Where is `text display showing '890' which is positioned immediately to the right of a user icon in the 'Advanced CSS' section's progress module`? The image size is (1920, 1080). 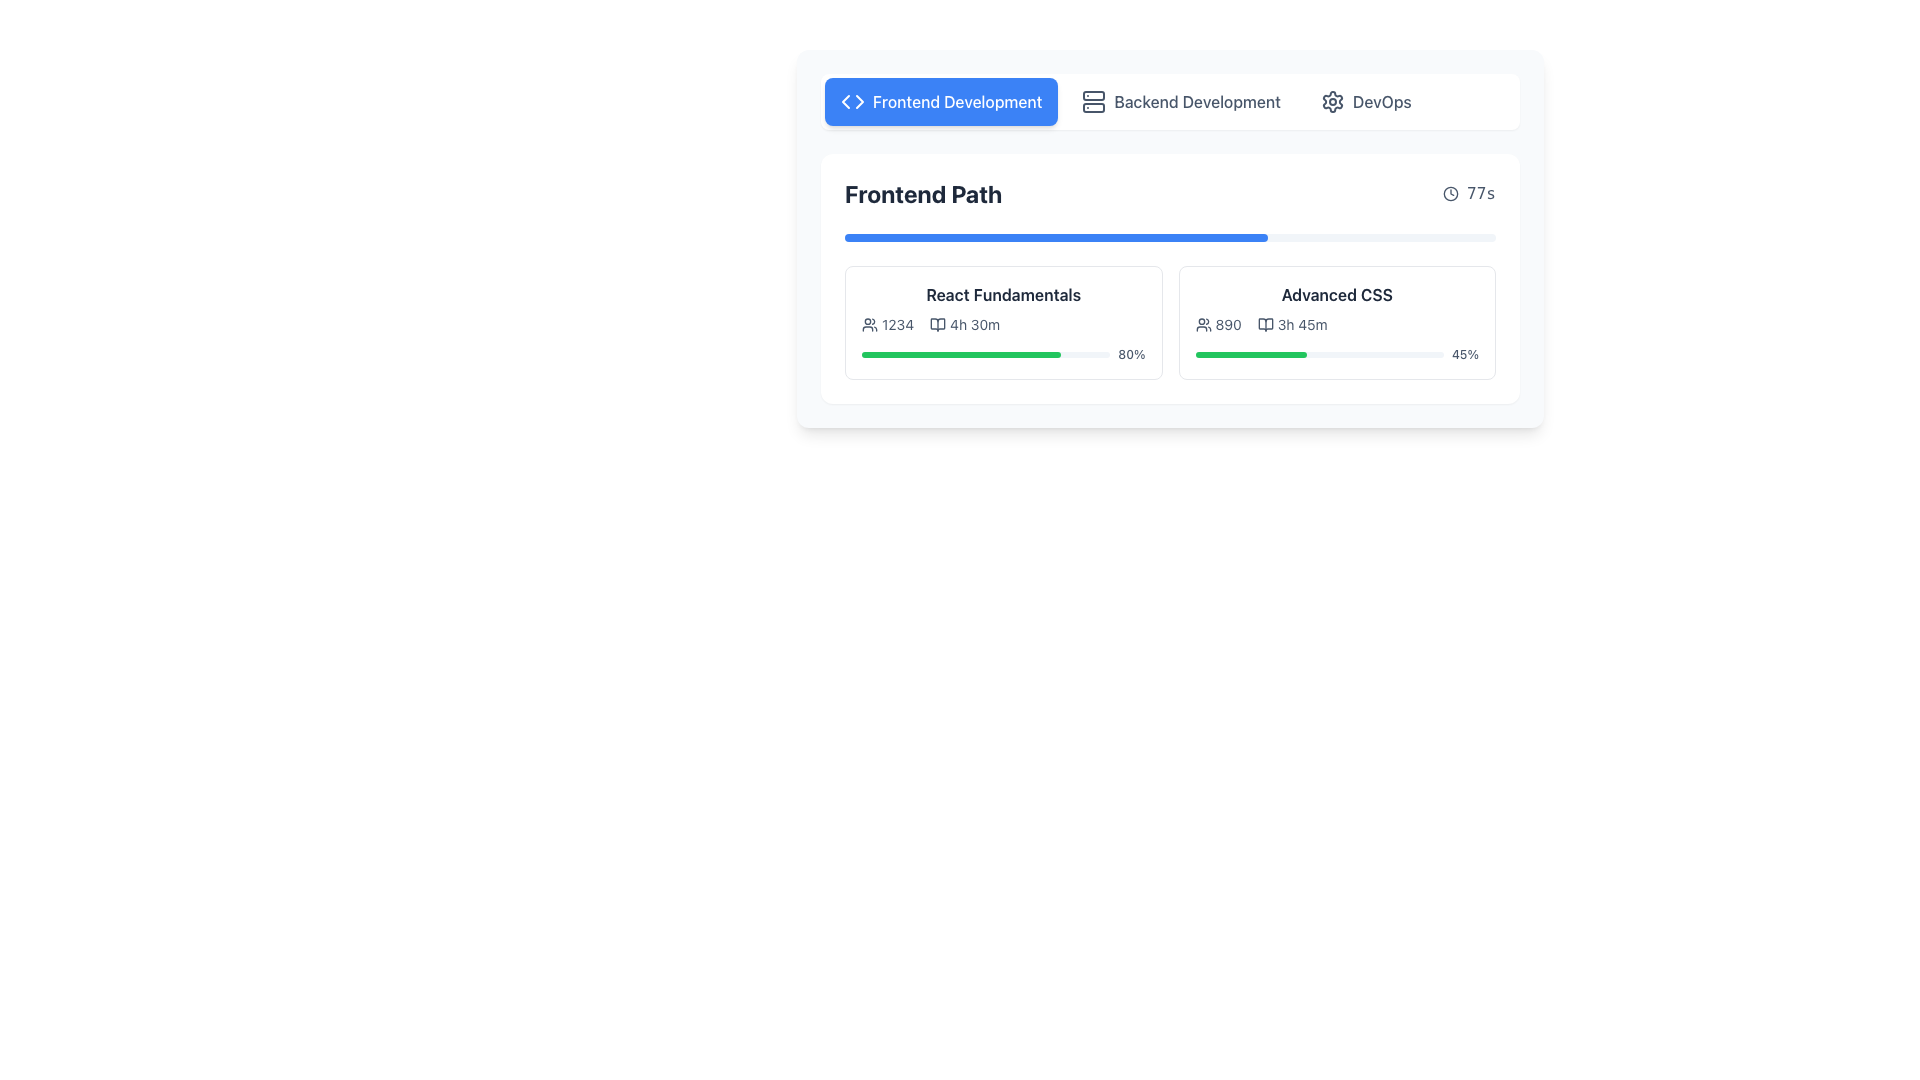
text display showing '890' which is positioned immediately to the right of a user icon in the 'Advanced CSS' section's progress module is located at coordinates (1217, 323).